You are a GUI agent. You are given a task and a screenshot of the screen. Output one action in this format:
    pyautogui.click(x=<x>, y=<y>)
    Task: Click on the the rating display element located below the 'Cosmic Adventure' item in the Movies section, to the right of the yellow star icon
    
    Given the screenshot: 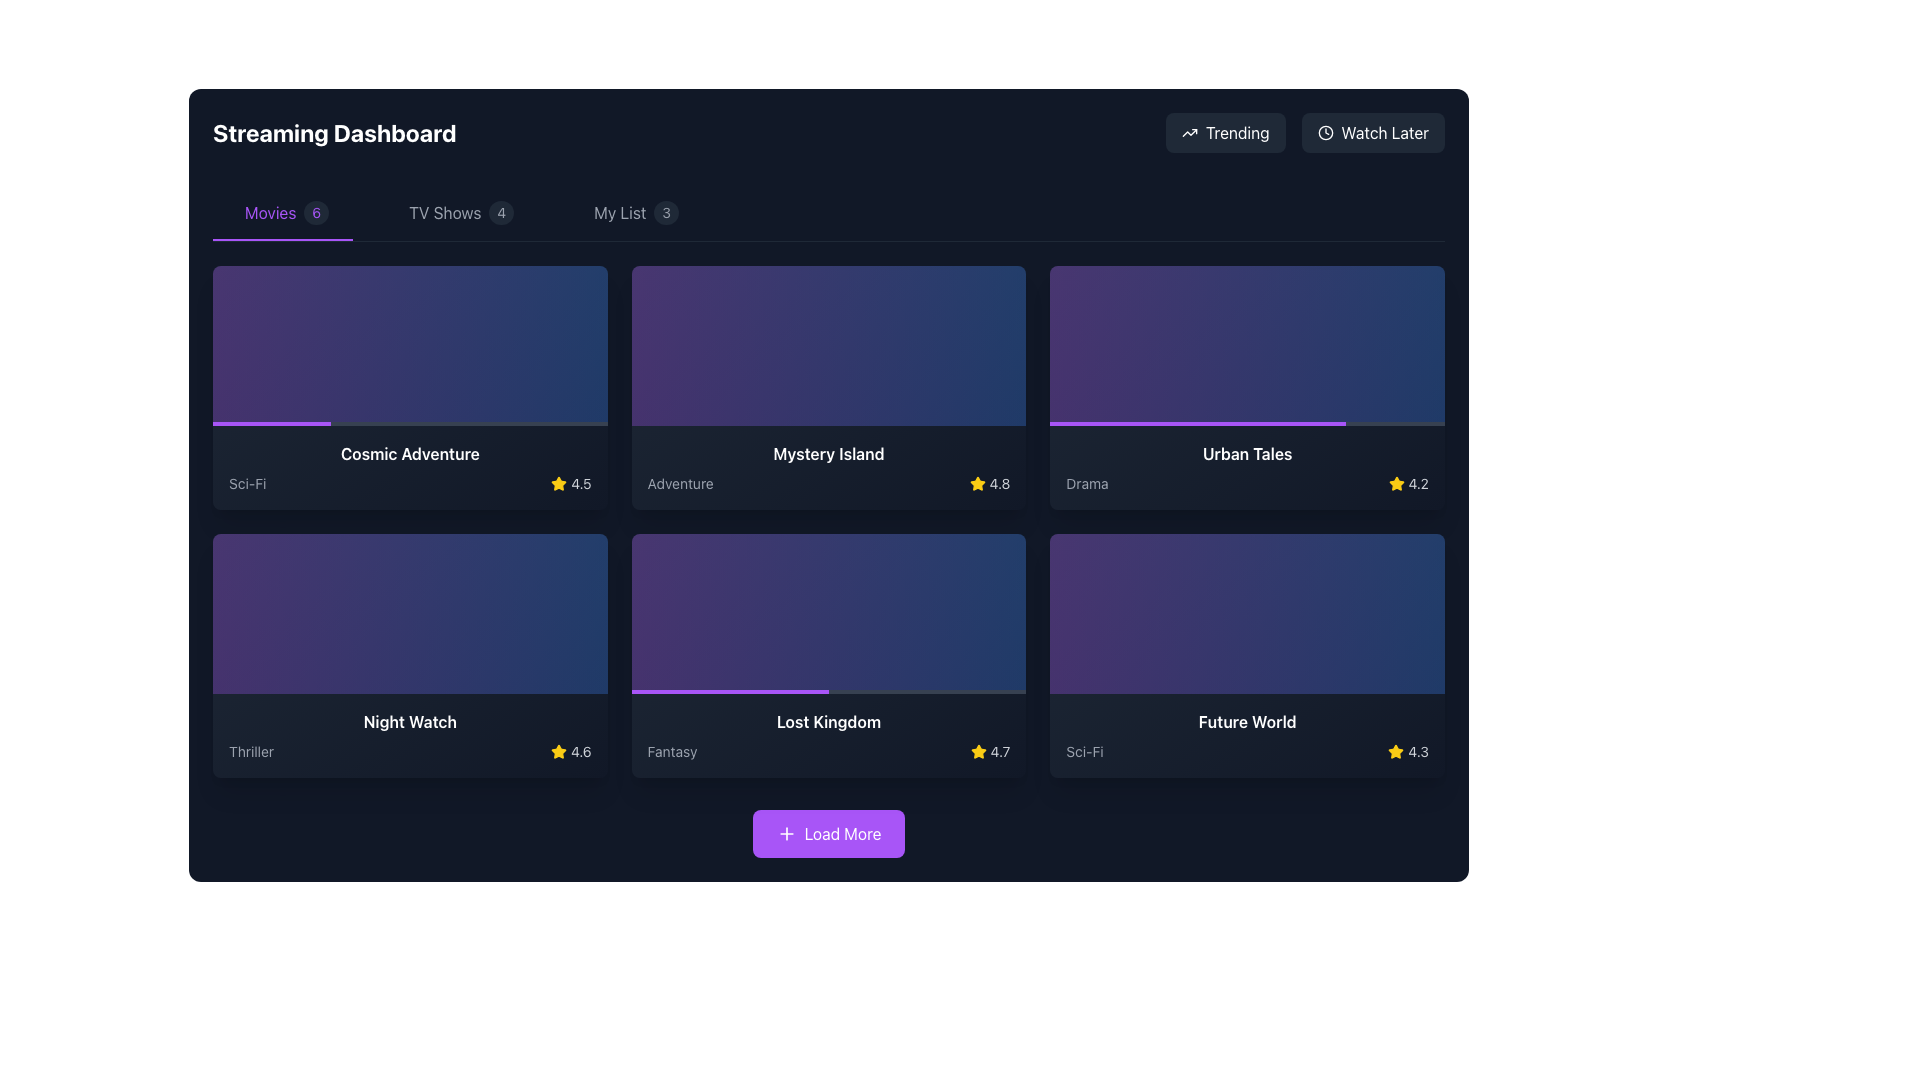 What is the action you would take?
    pyautogui.click(x=580, y=483)
    